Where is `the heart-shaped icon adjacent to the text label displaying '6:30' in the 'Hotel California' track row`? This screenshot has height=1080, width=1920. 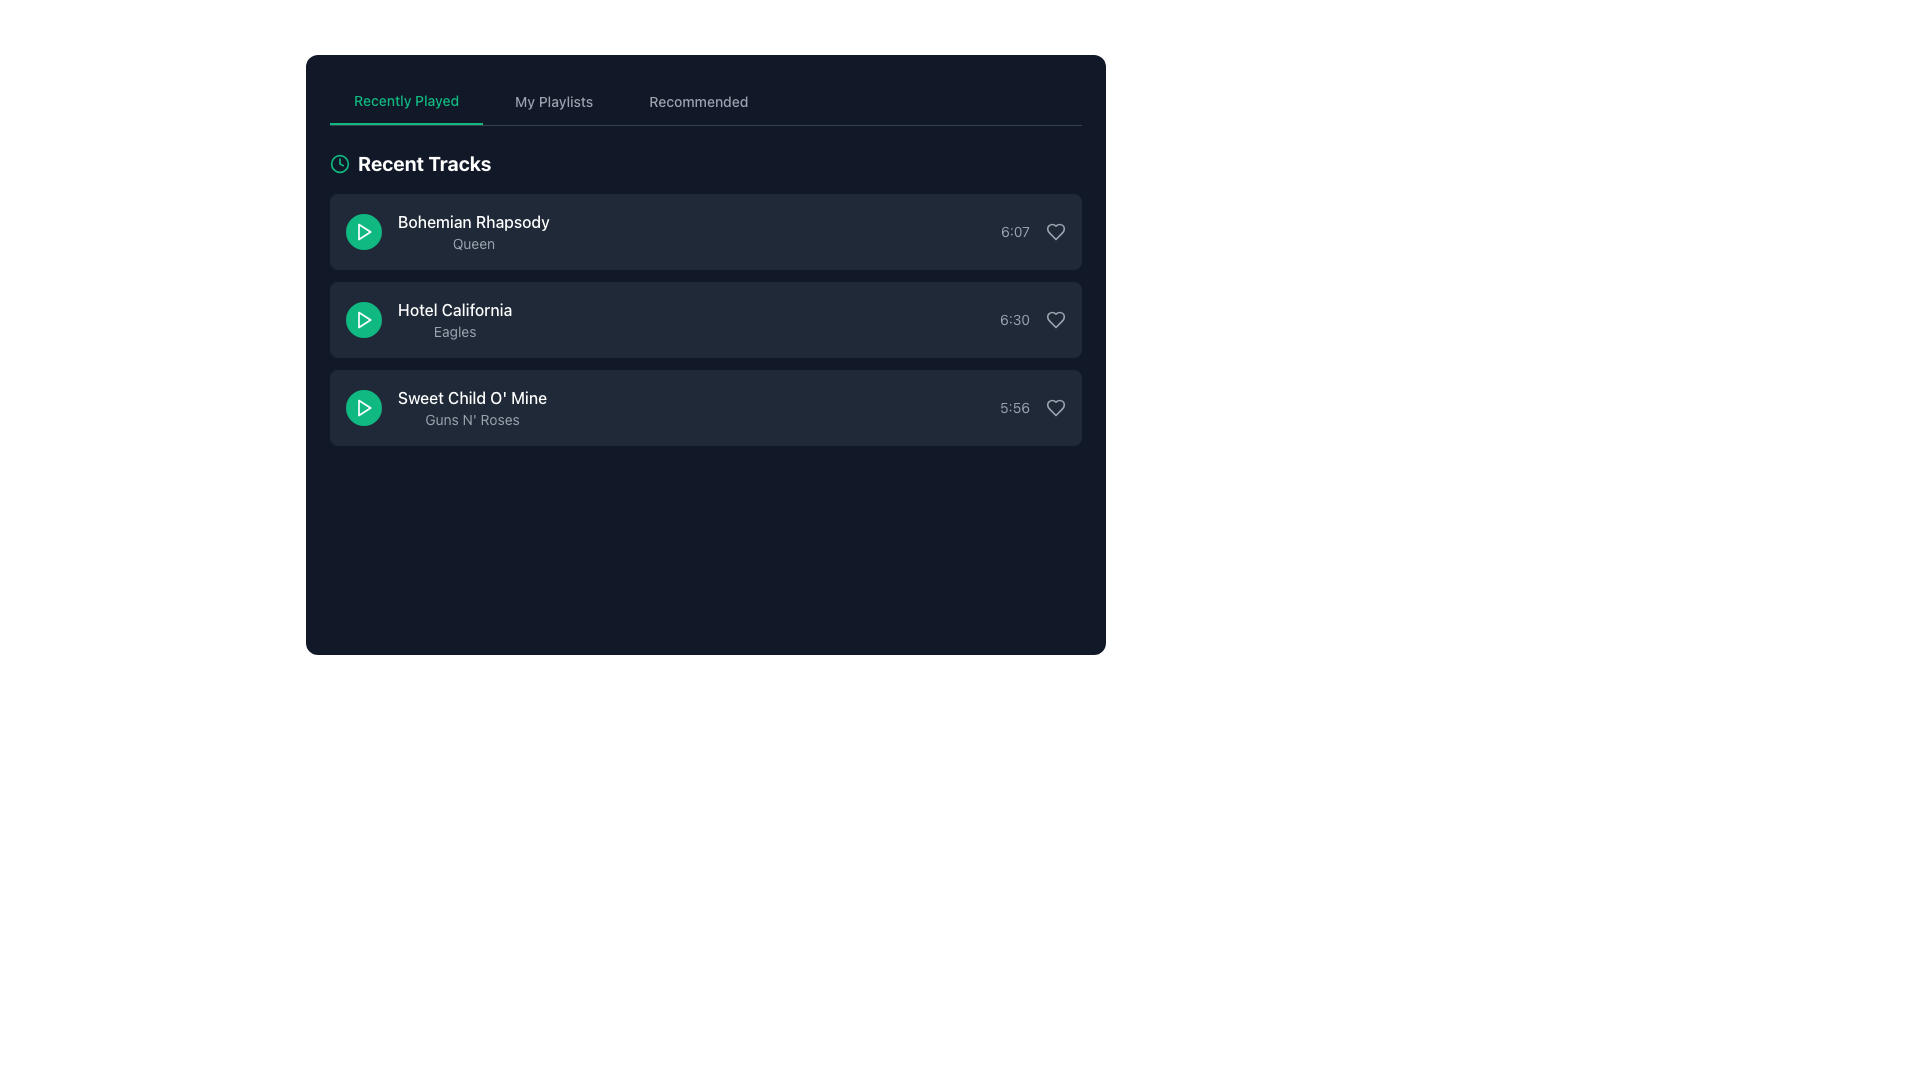 the heart-shaped icon adjacent to the text label displaying '6:30' in the 'Hotel California' track row is located at coordinates (1032, 319).